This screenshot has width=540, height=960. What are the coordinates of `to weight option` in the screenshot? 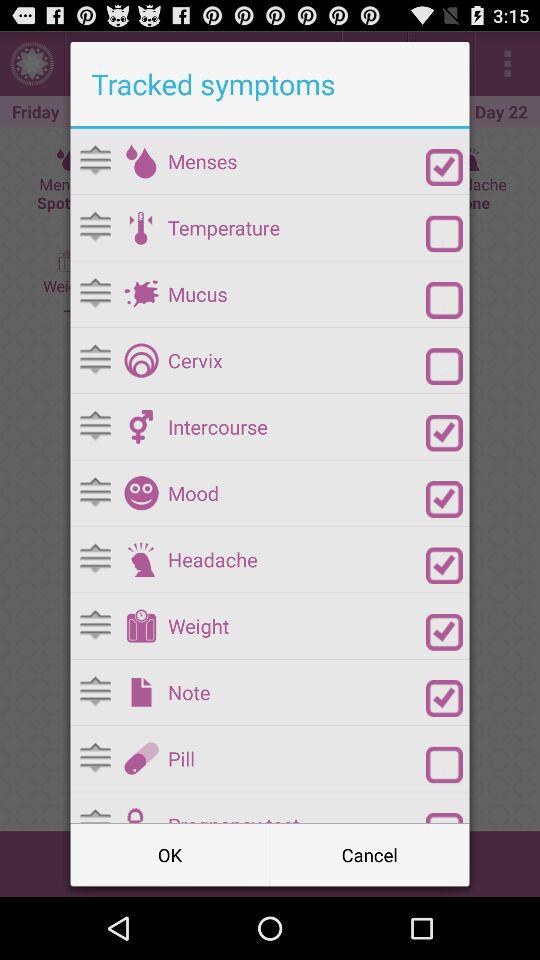 It's located at (140, 625).